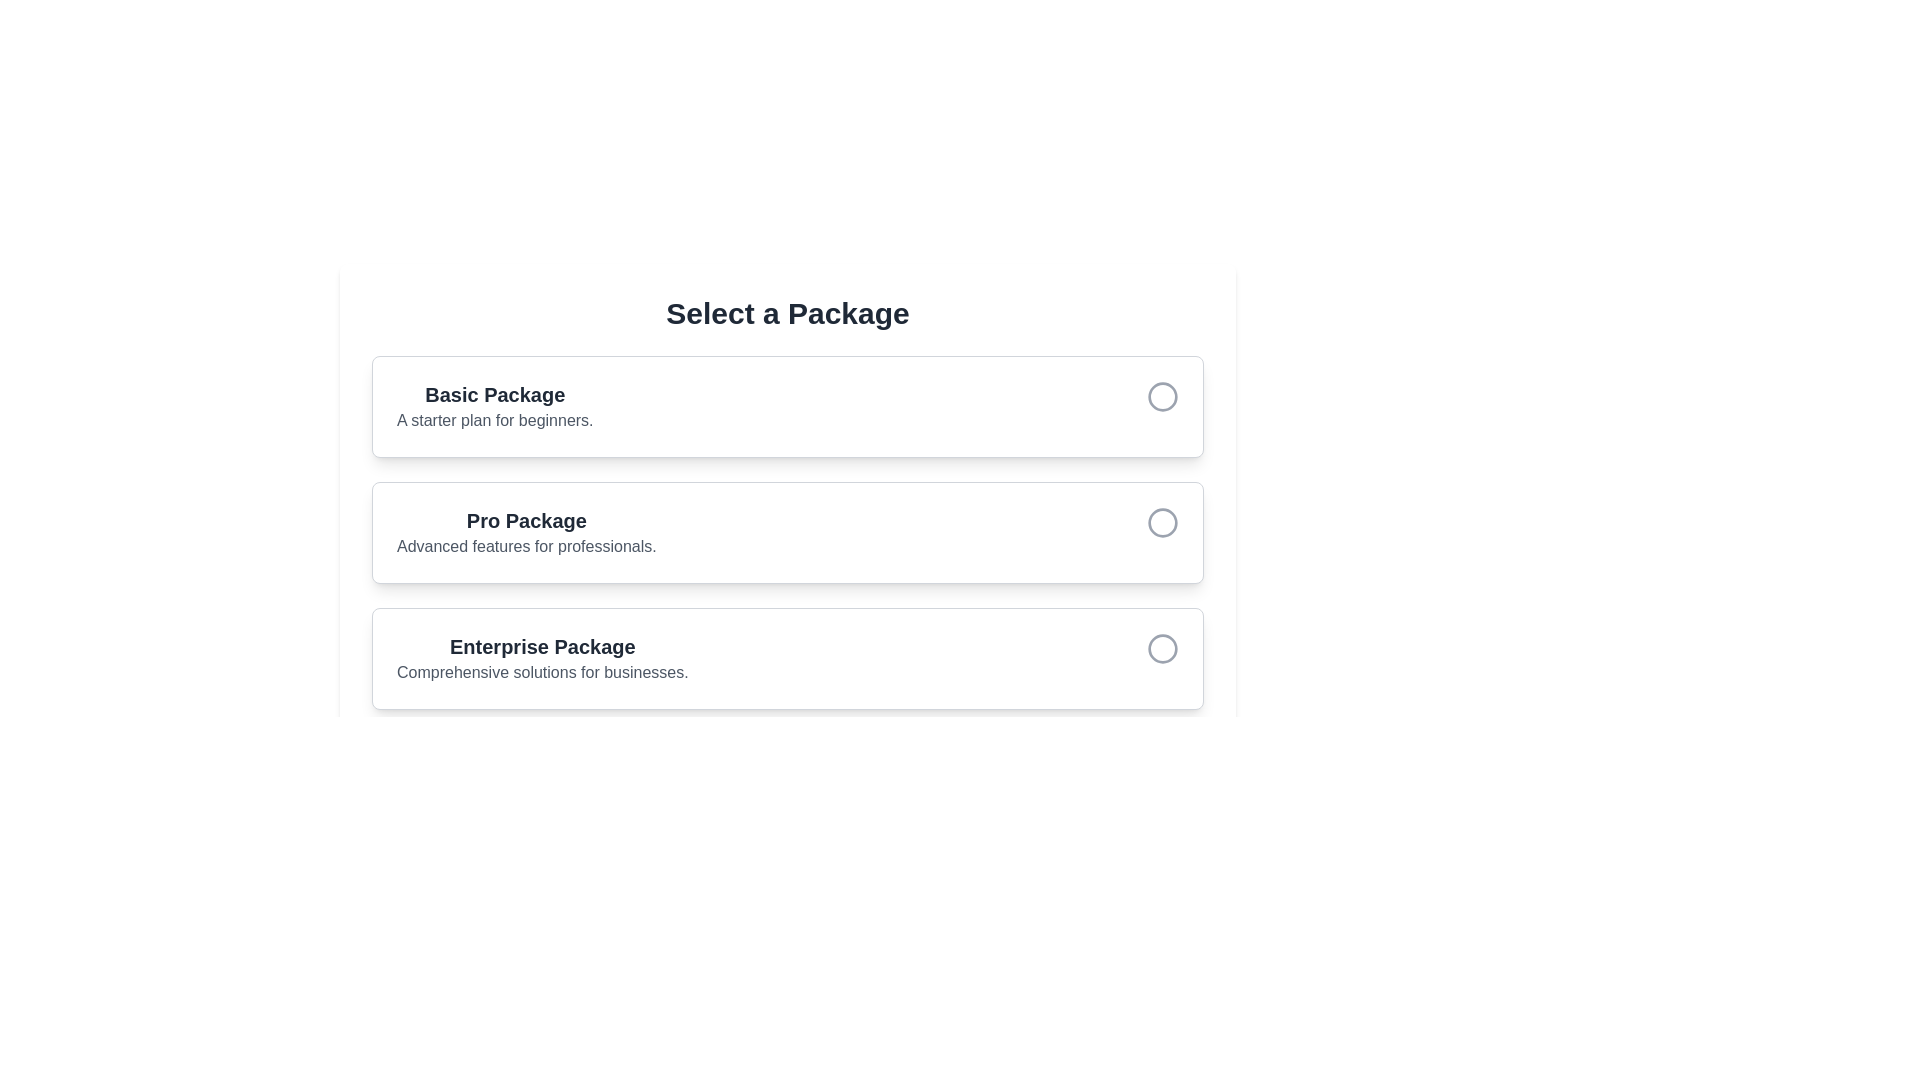  Describe the element at coordinates (542, 647) in the screenshot. I see `the Static Text that serves as the title for the 'Enterprise Package', which is positioned above the description text in the third package option section` at that location.